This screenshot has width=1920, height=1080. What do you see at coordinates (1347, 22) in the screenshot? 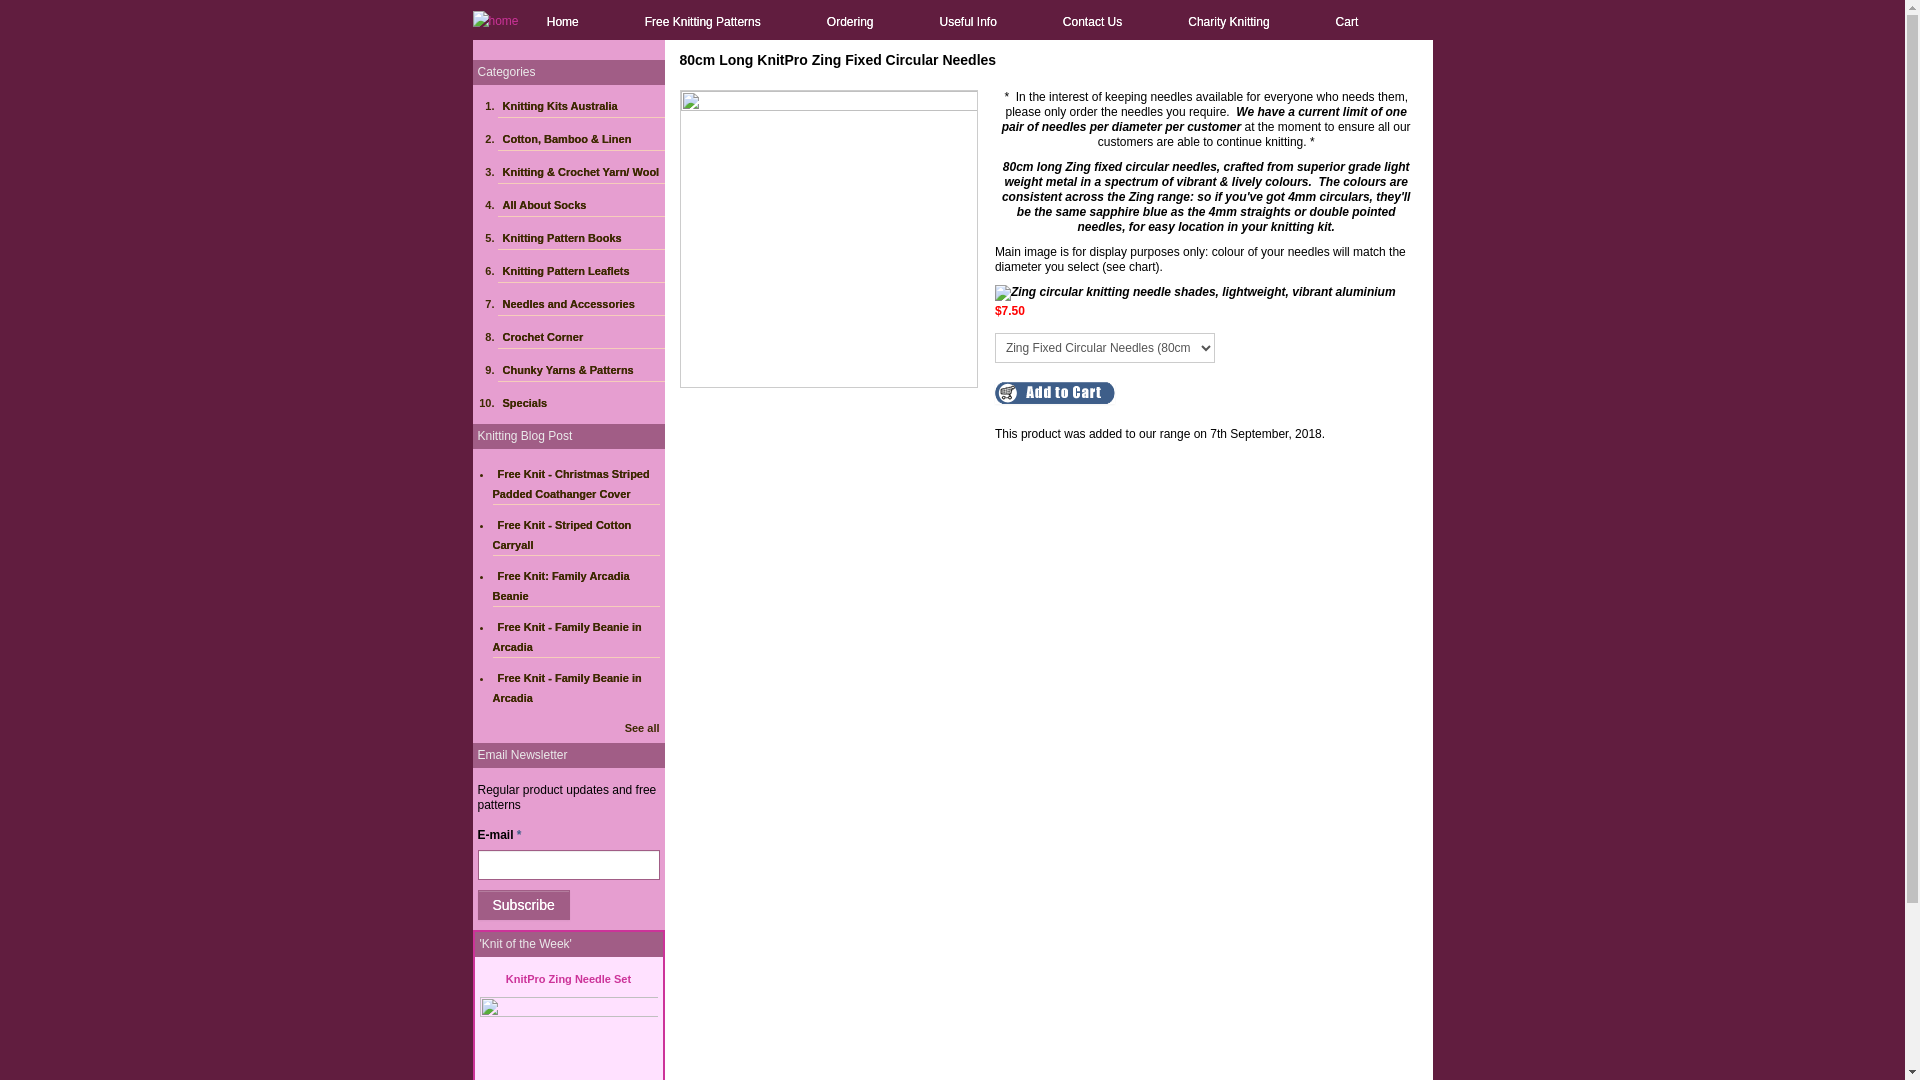
I see `'Cart'` at bounding box center [1347, 22].